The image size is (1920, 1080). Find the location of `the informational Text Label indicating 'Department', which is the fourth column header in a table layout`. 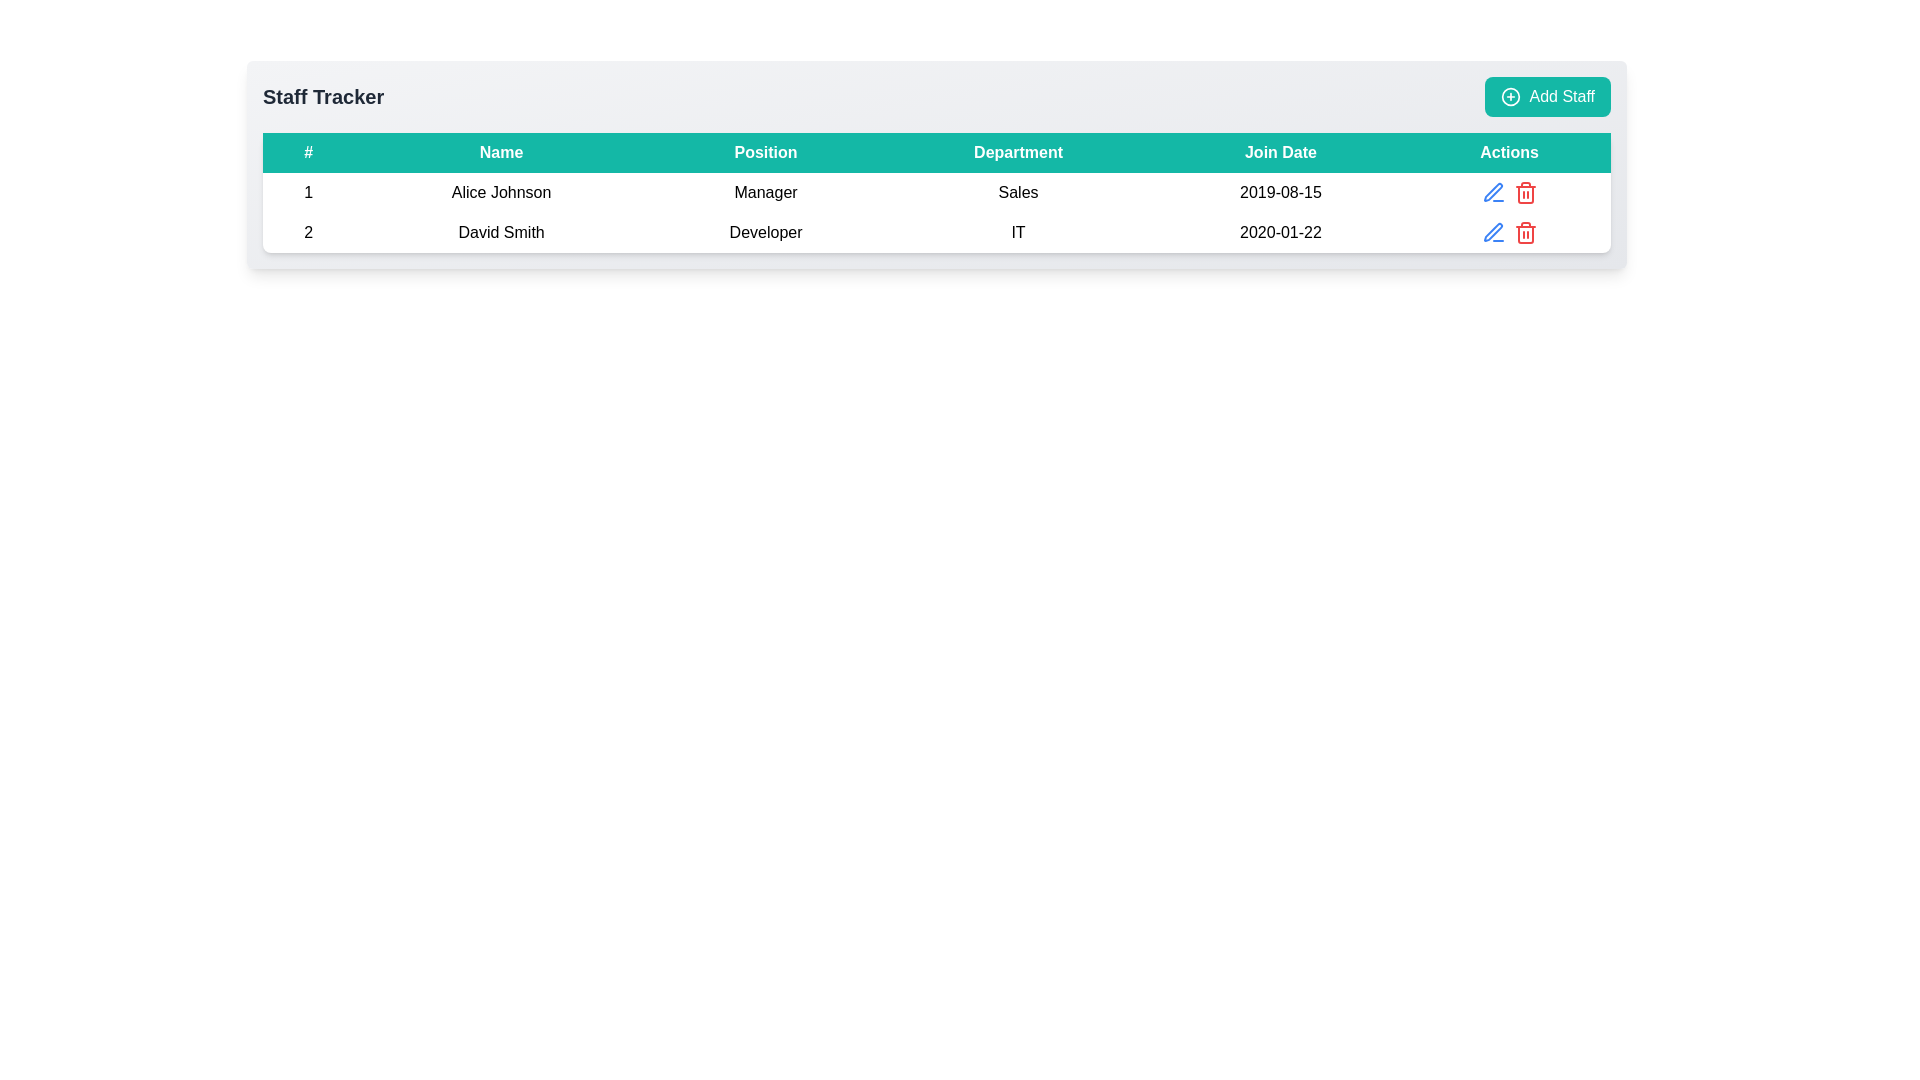

the informational Text Label indicating 'Department', which is the fourth column header in a table layout is located at coordinates (1018, 152).